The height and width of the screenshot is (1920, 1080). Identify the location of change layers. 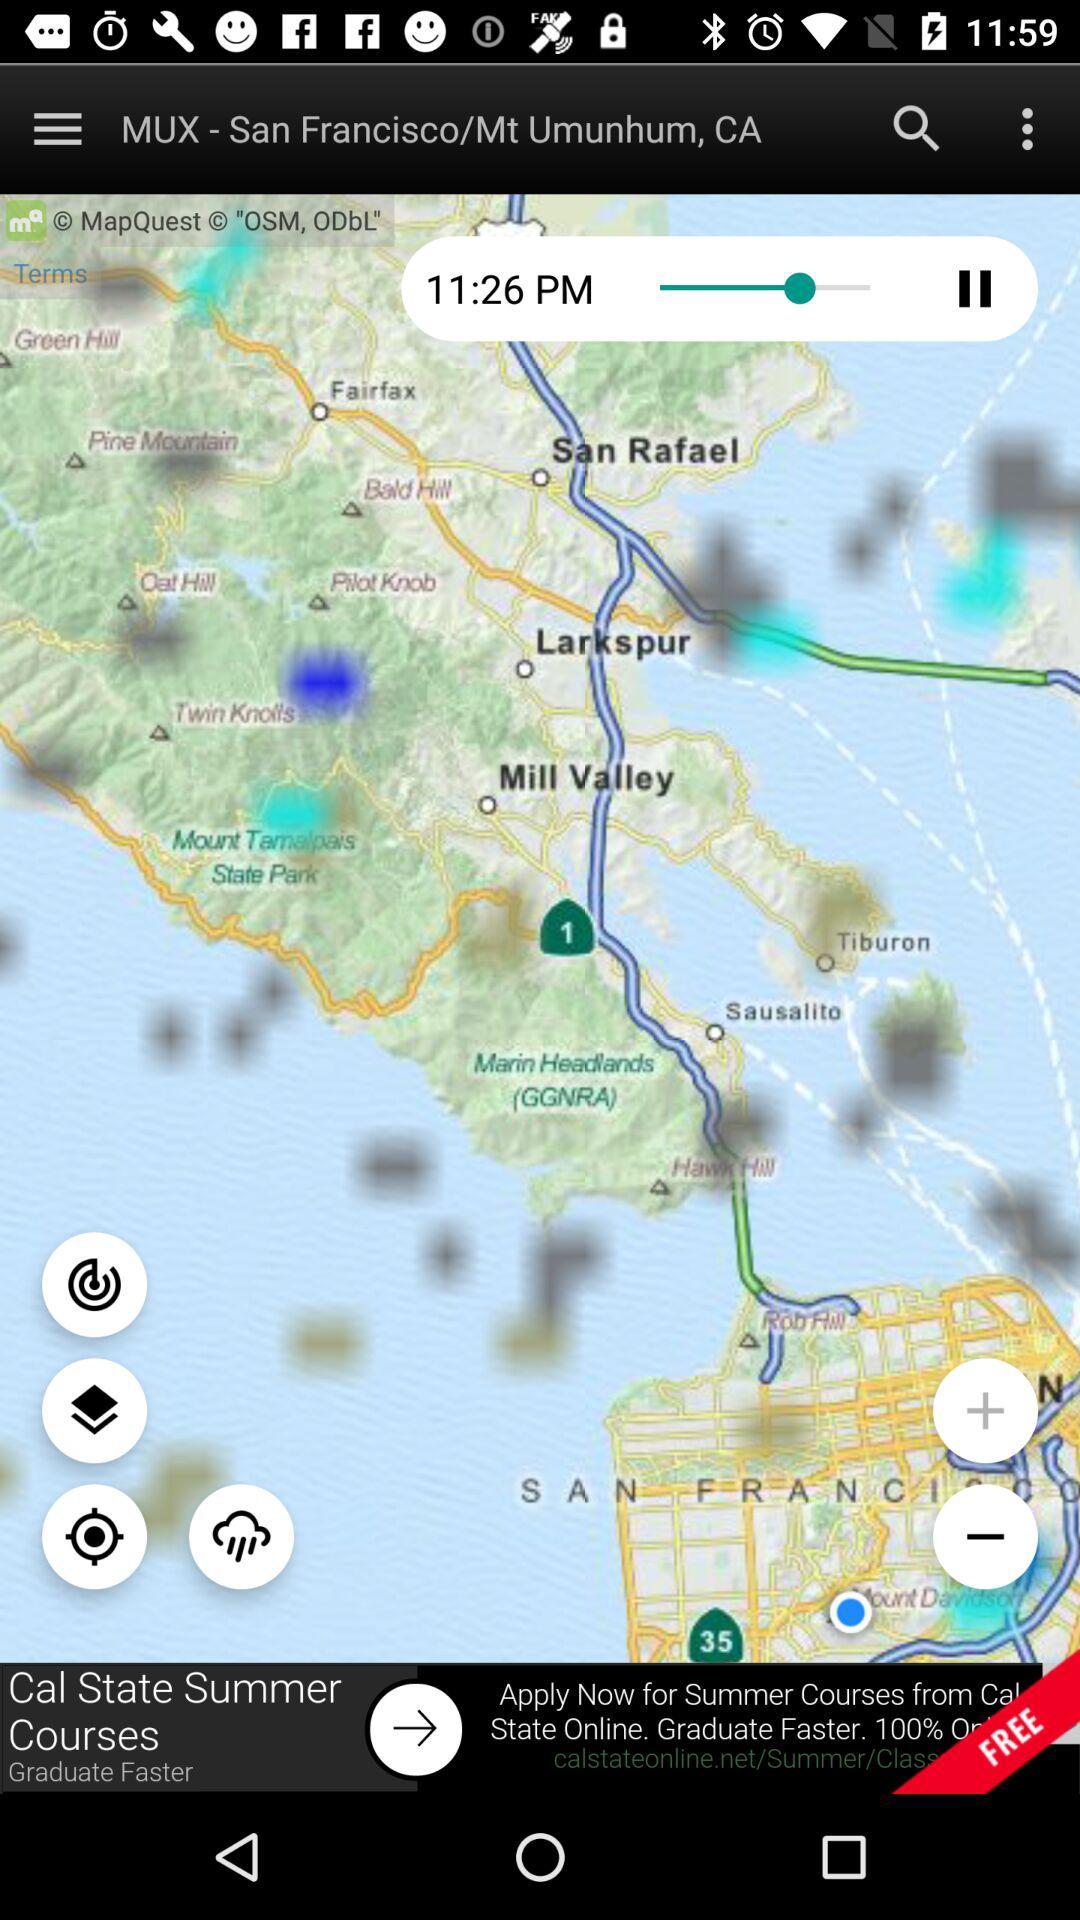
(94, 1409).